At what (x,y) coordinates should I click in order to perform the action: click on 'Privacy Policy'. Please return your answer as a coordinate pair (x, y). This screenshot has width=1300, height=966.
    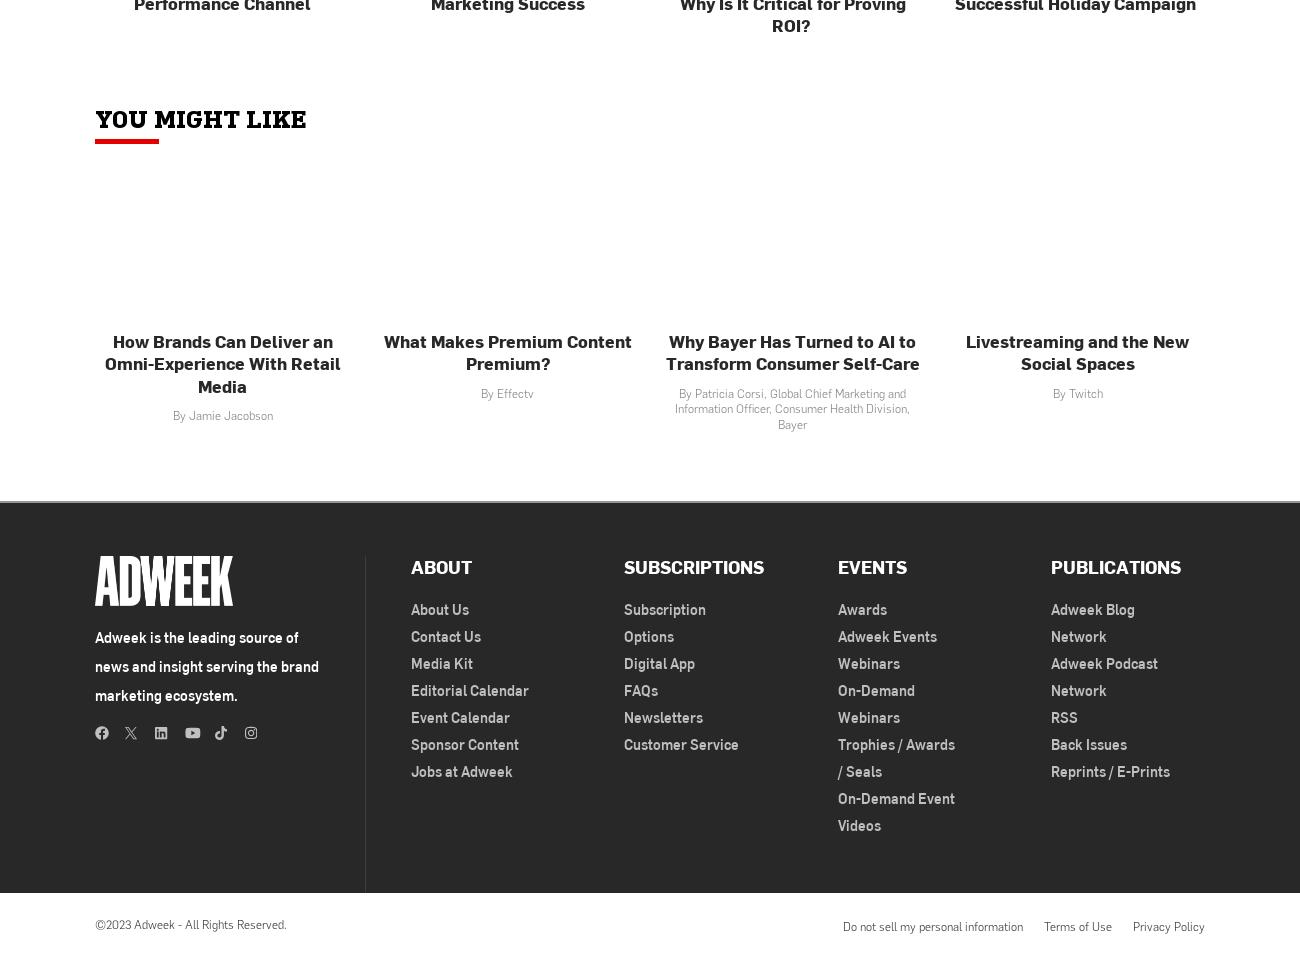
    Looking at the image, I should click on (1168, 925).